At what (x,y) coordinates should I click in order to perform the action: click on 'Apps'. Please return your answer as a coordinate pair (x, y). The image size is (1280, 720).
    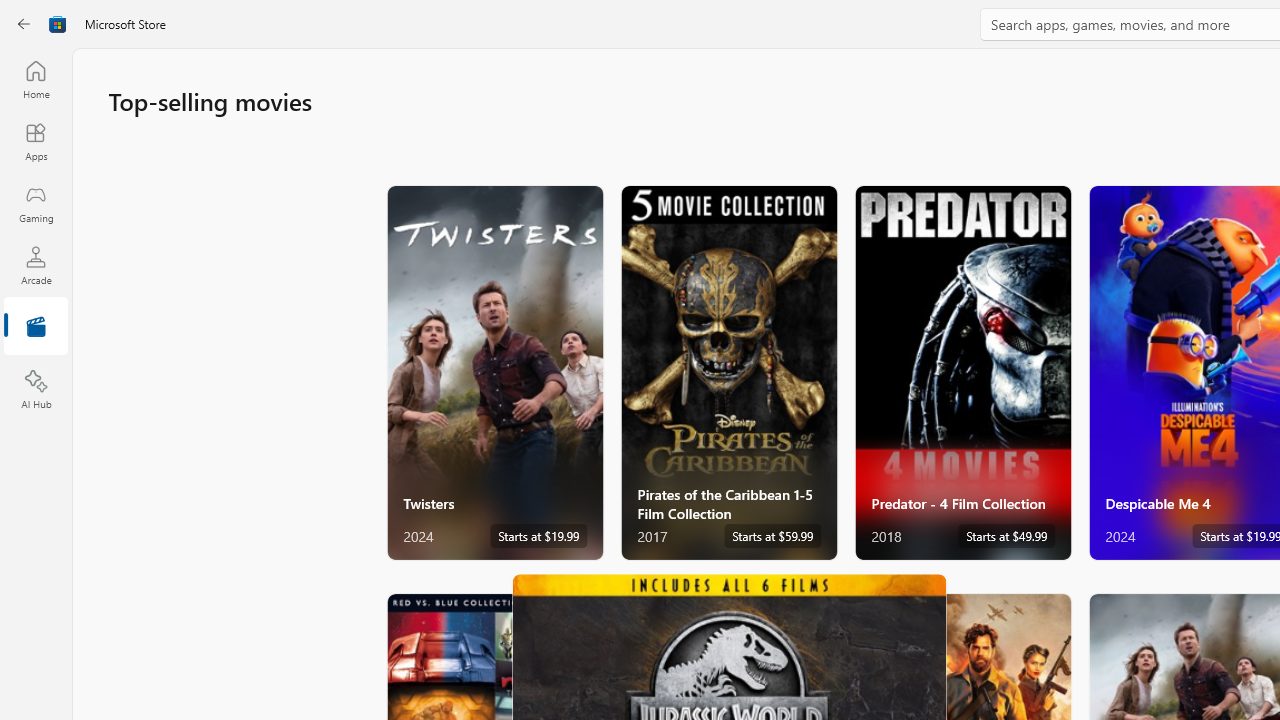
    Looking at the image, I should click on (35, 140).